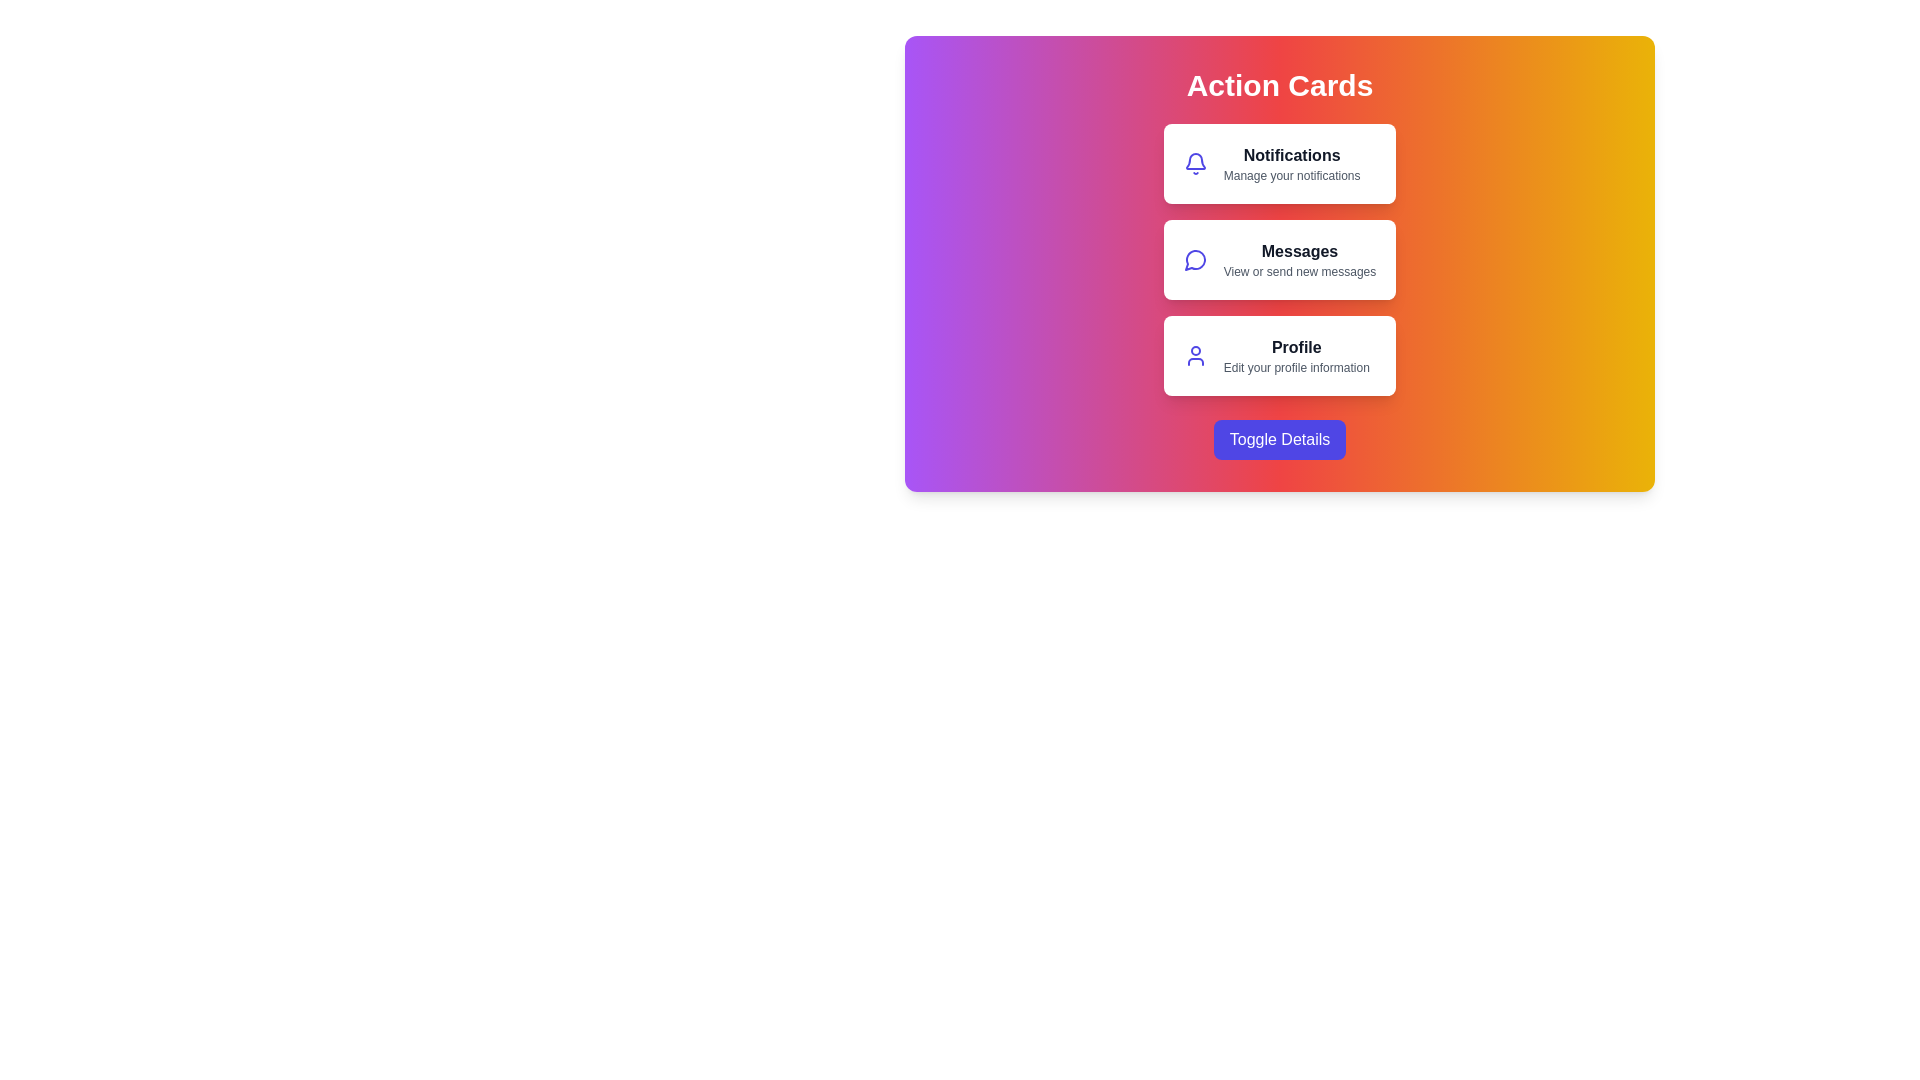  I want to click on the text label that reads 'Edit your profile information', which is styled in a small gray font and positioned below the bold 'Profile' heading in the third action card labeled 'Profile', so click(1296, 367).